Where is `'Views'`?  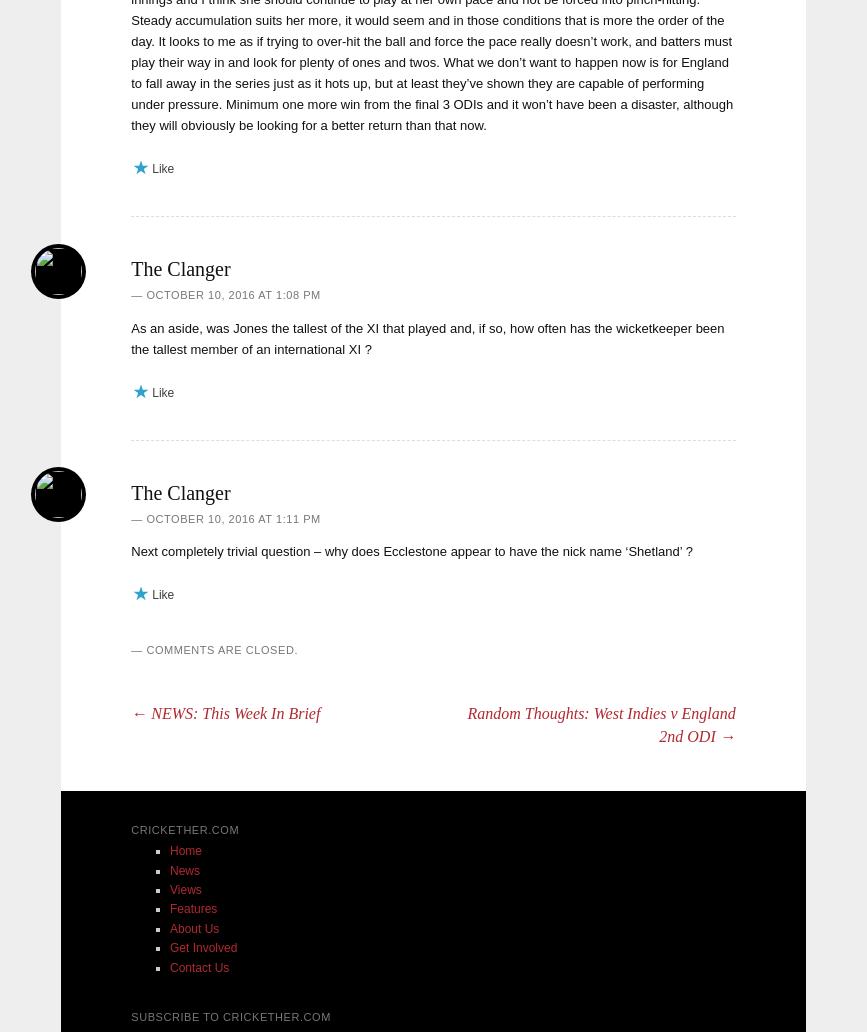
'Views' is located at coordinates (185, 889).